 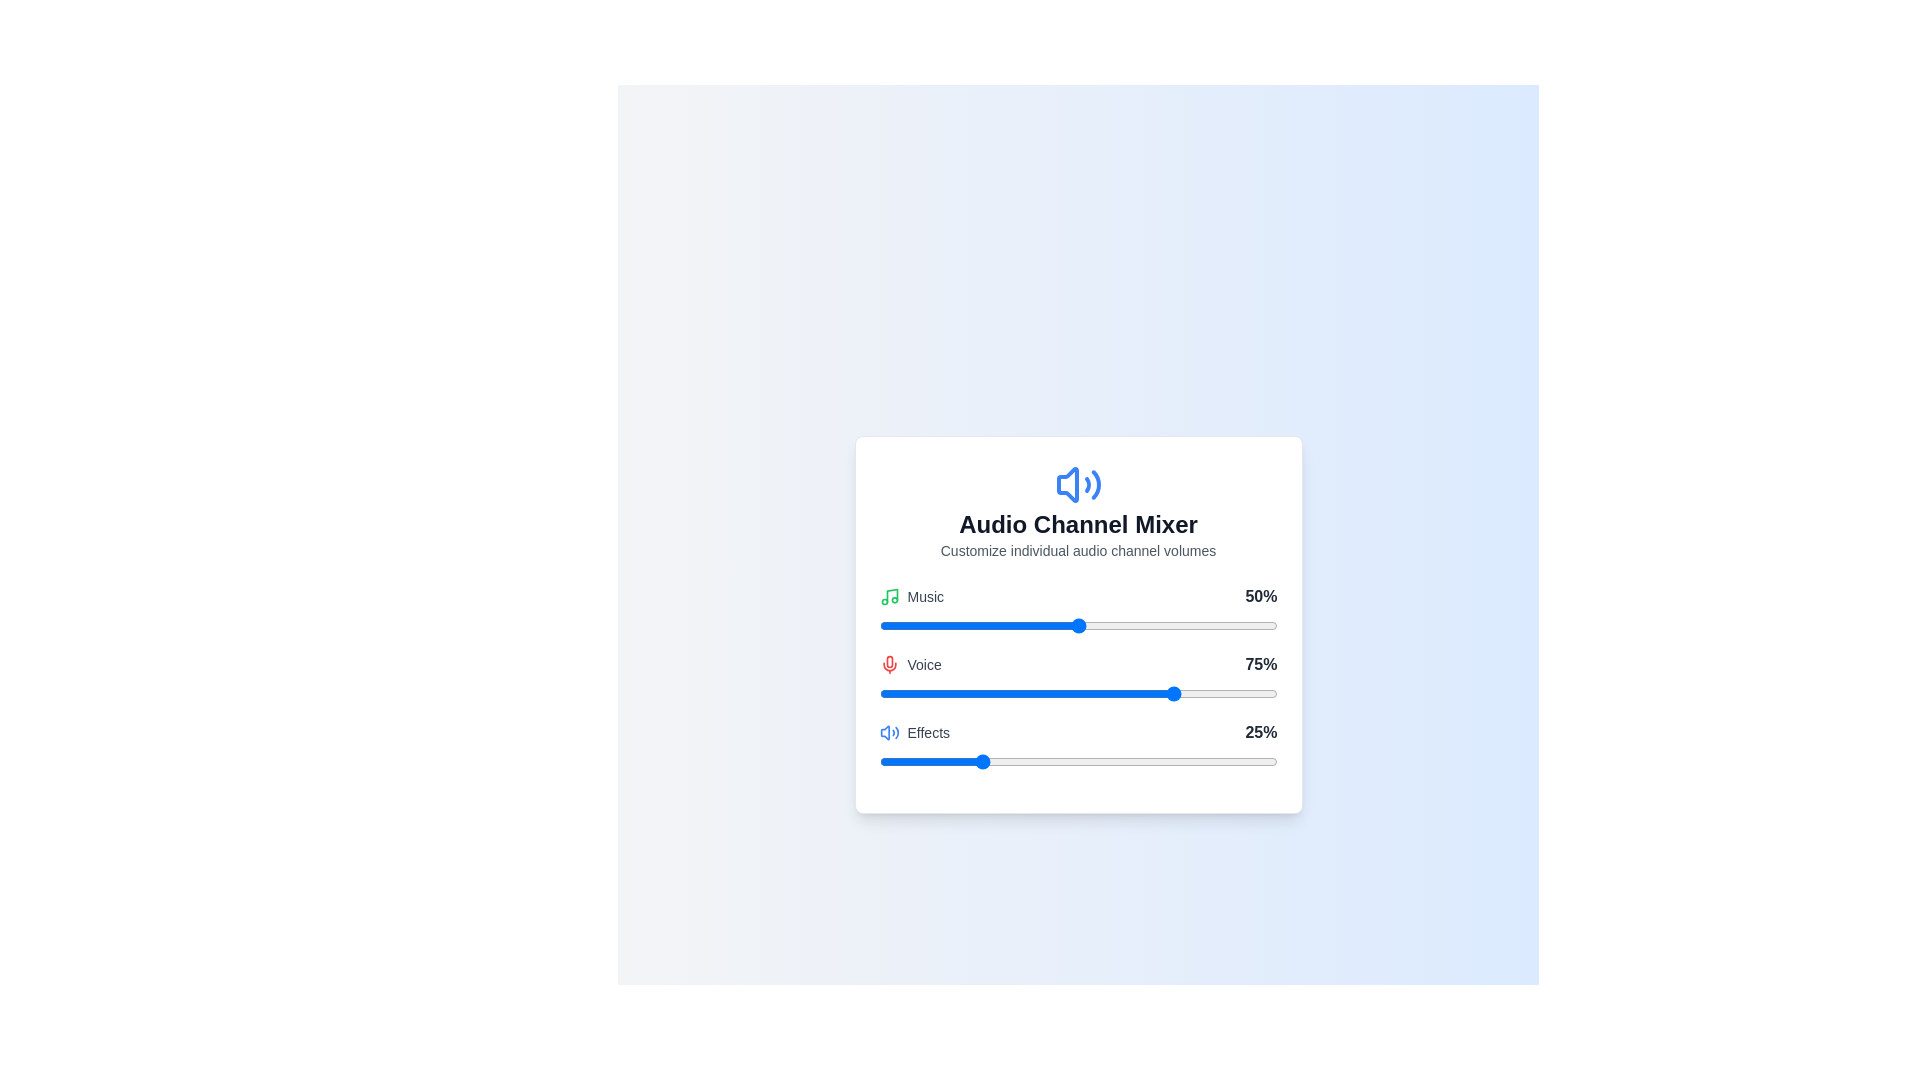 I want to click on the 'Effects' volume slider, so click(x=1228, y=762).